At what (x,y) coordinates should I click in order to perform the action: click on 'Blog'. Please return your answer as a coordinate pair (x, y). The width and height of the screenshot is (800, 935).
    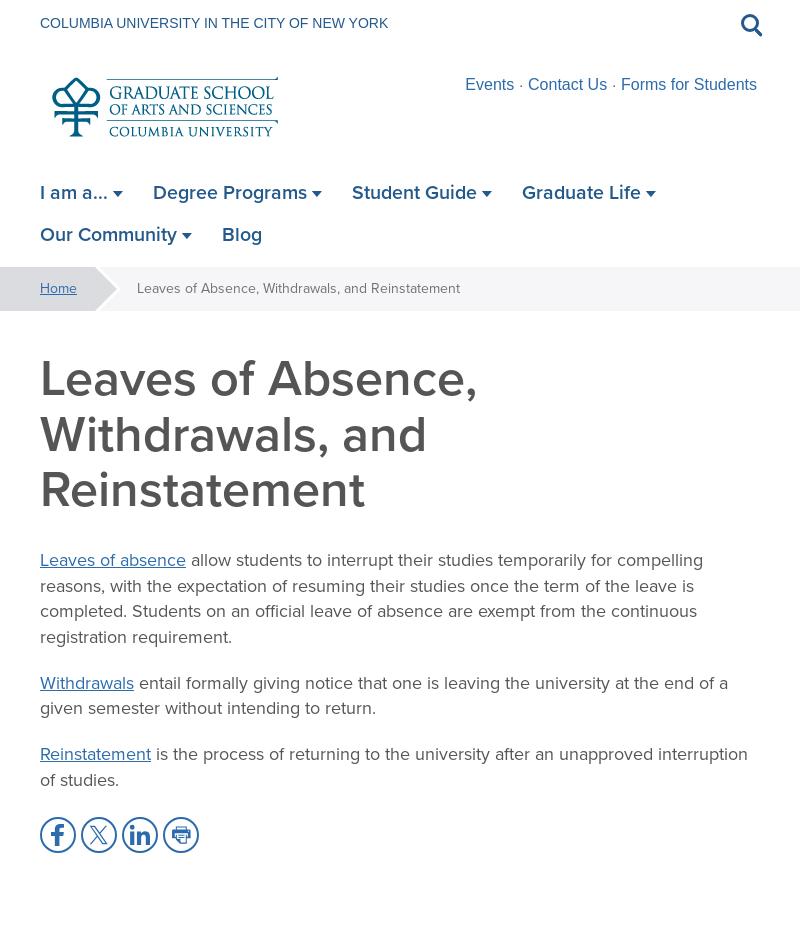
    Looking at the image, I should click on (222, 234).